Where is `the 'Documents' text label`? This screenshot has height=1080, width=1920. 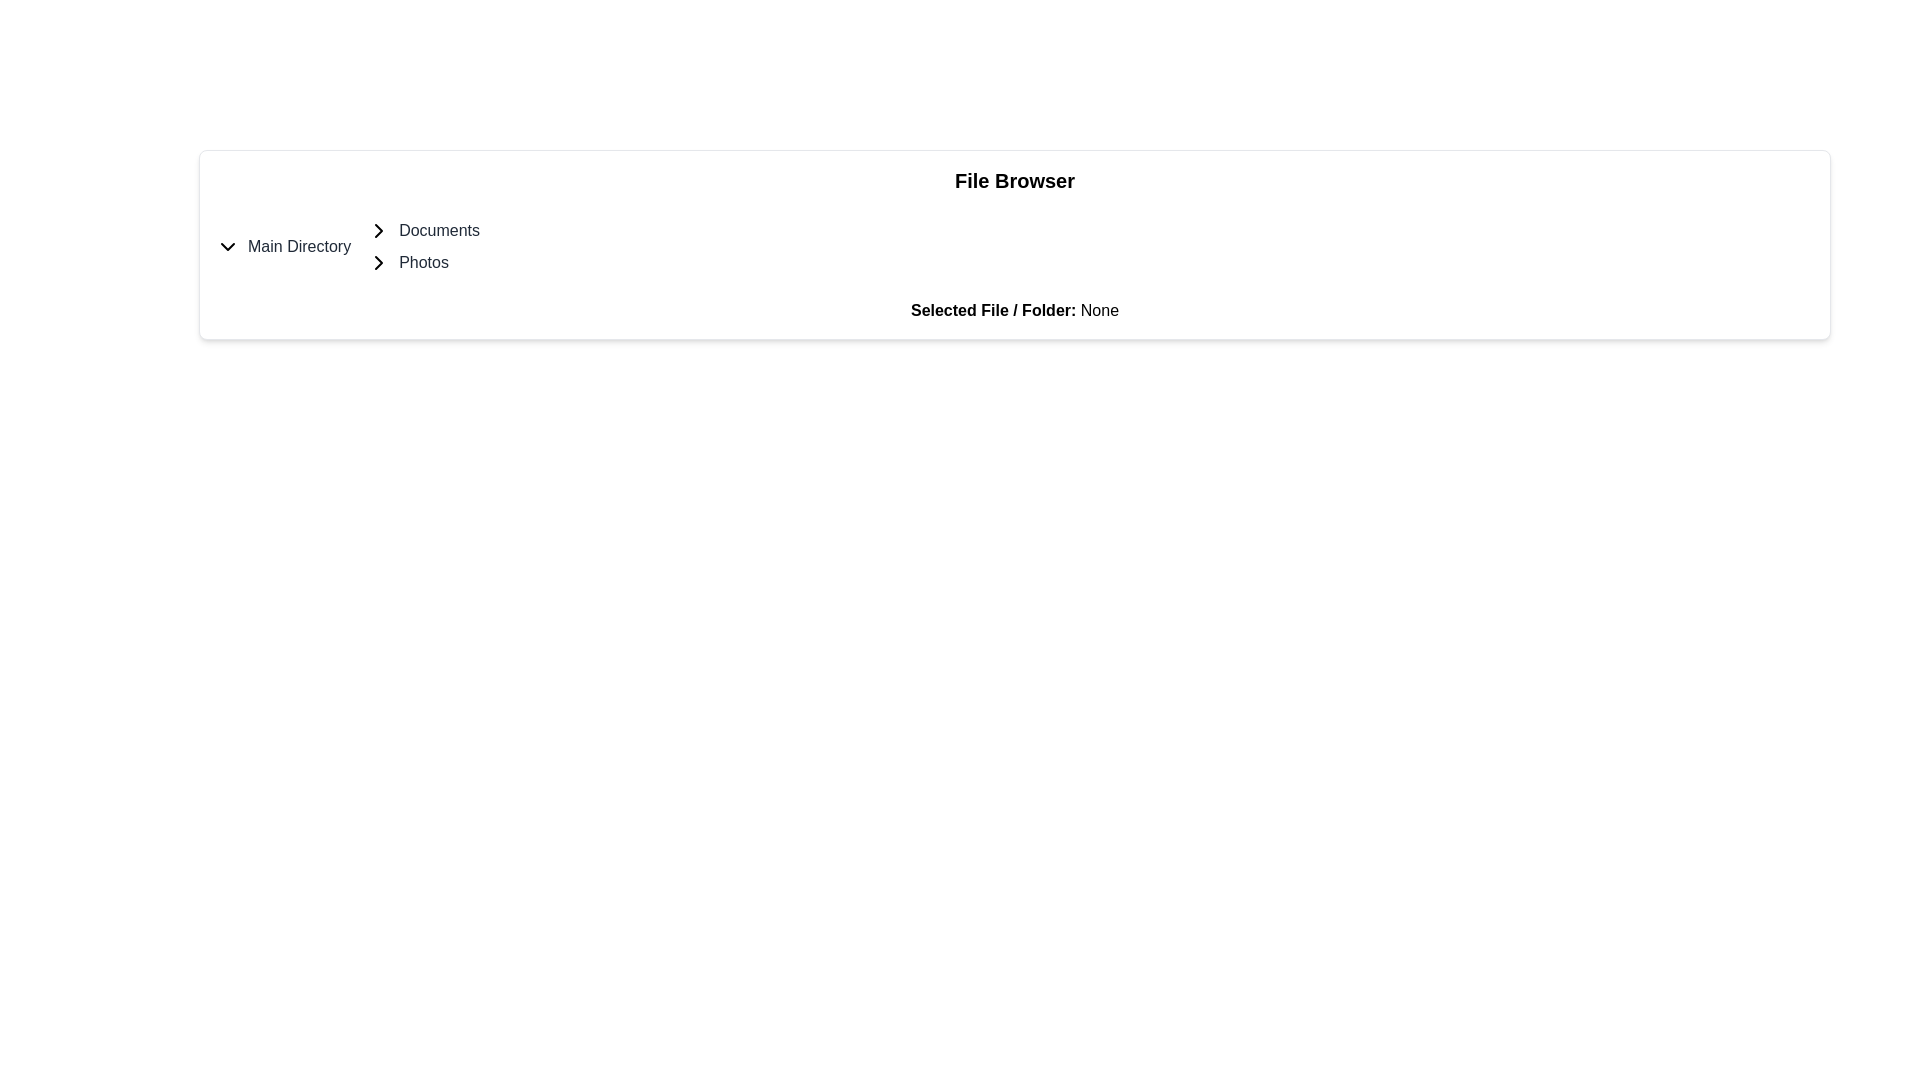 the 'Documents' text label is located at coordinates (438, 230).